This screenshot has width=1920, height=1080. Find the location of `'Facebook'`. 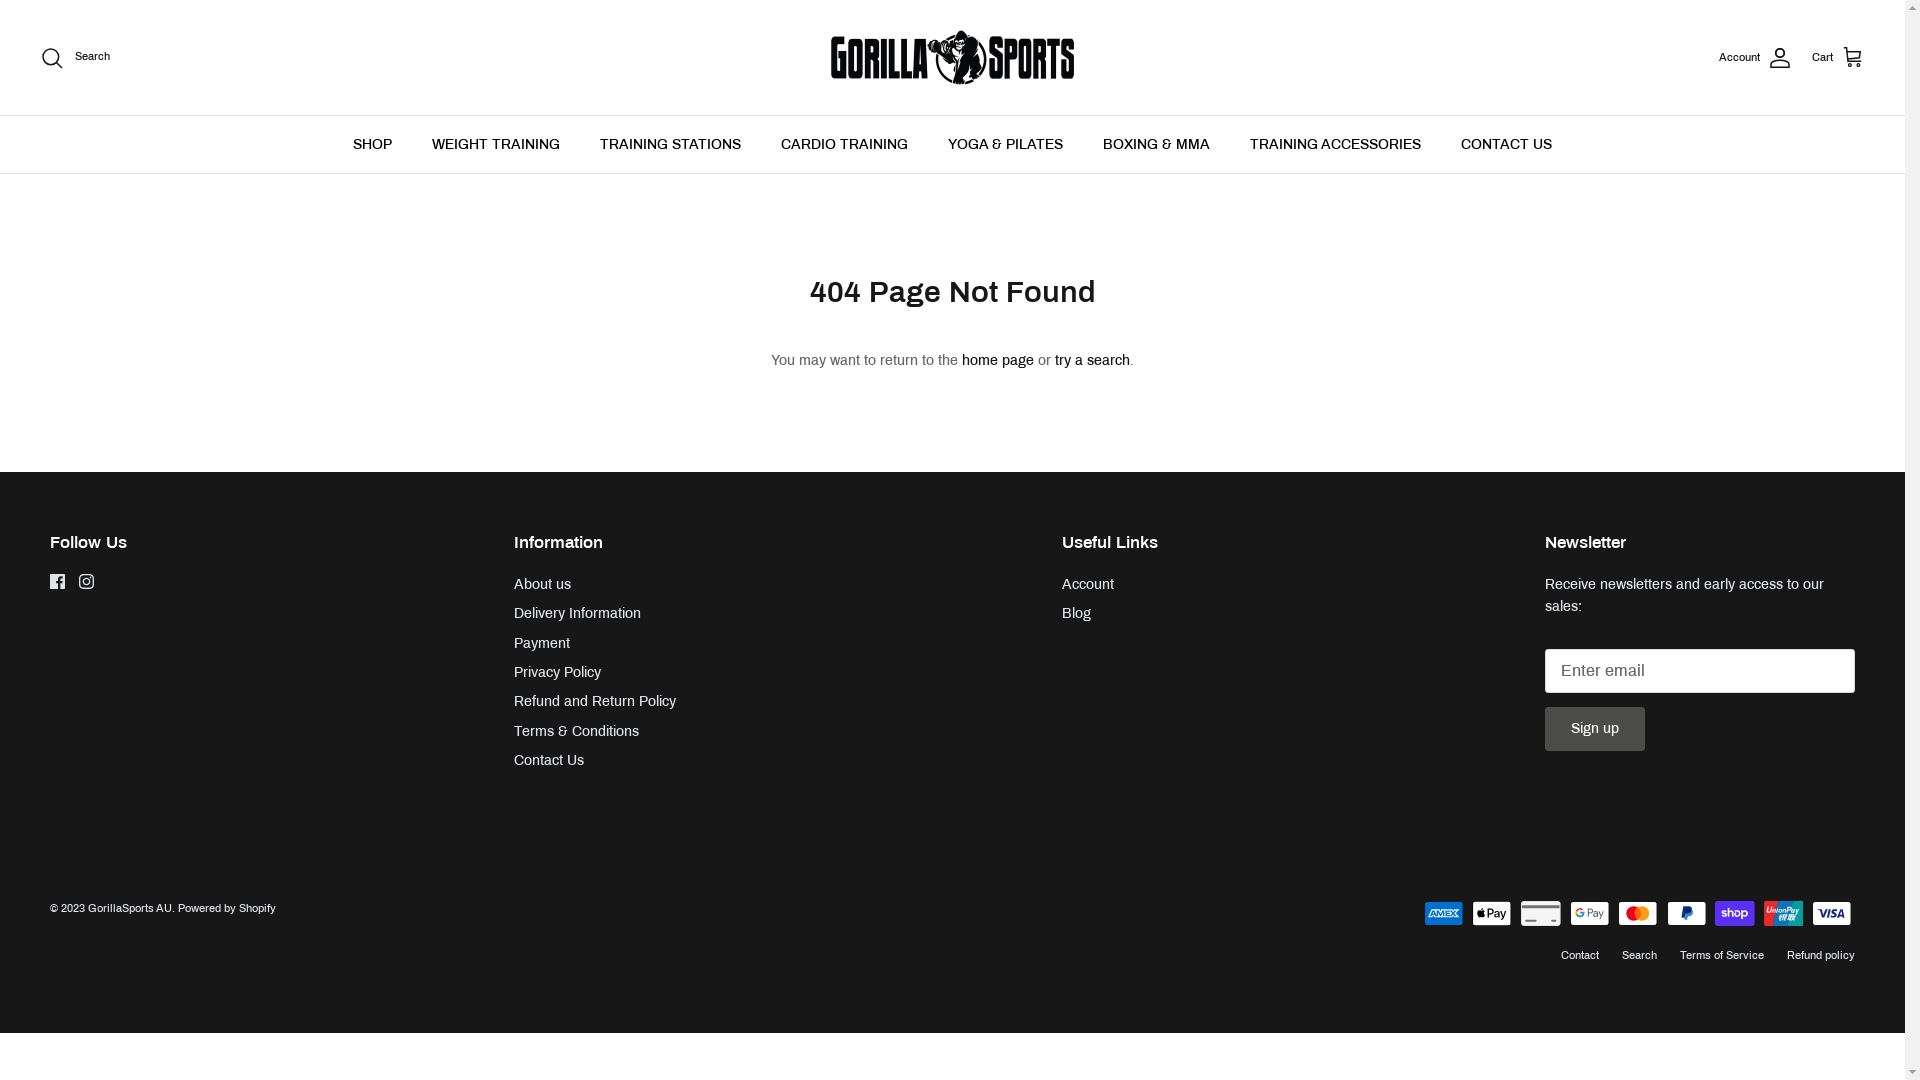

'Facebook' is located at coordinates (57, 581).